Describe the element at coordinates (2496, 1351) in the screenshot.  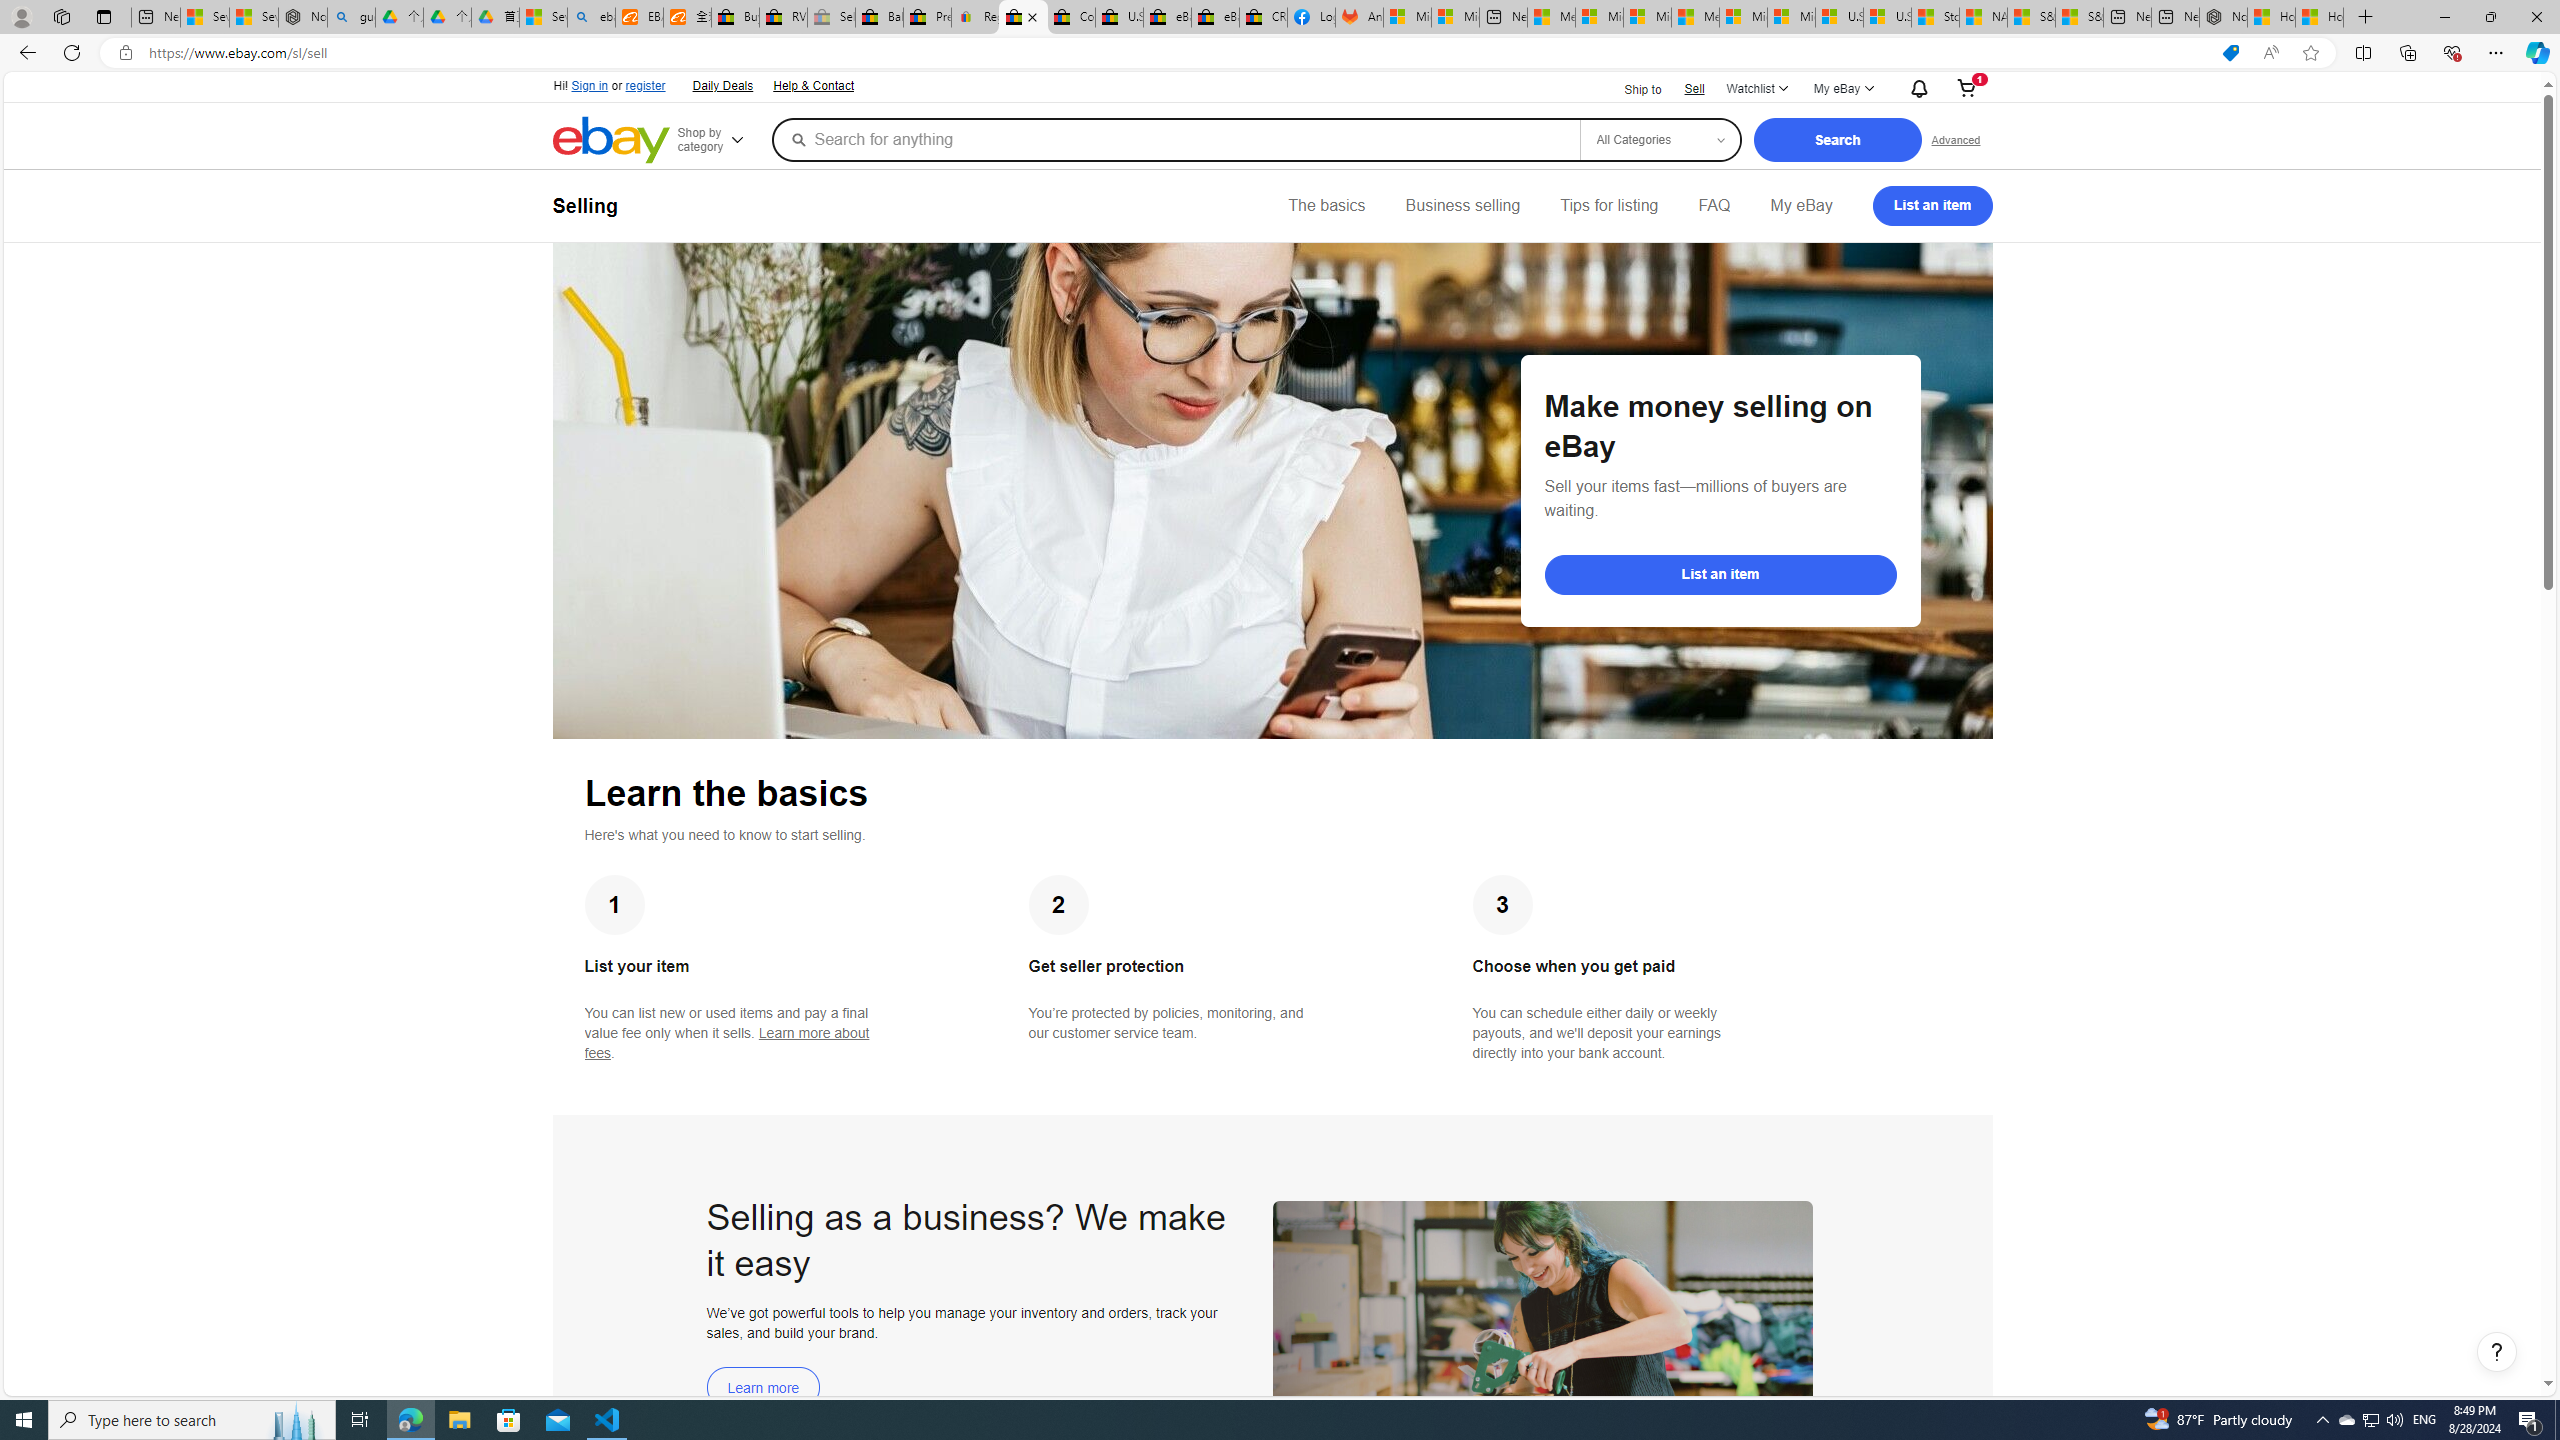
I see `'Help, opens dialogs'` at that location.